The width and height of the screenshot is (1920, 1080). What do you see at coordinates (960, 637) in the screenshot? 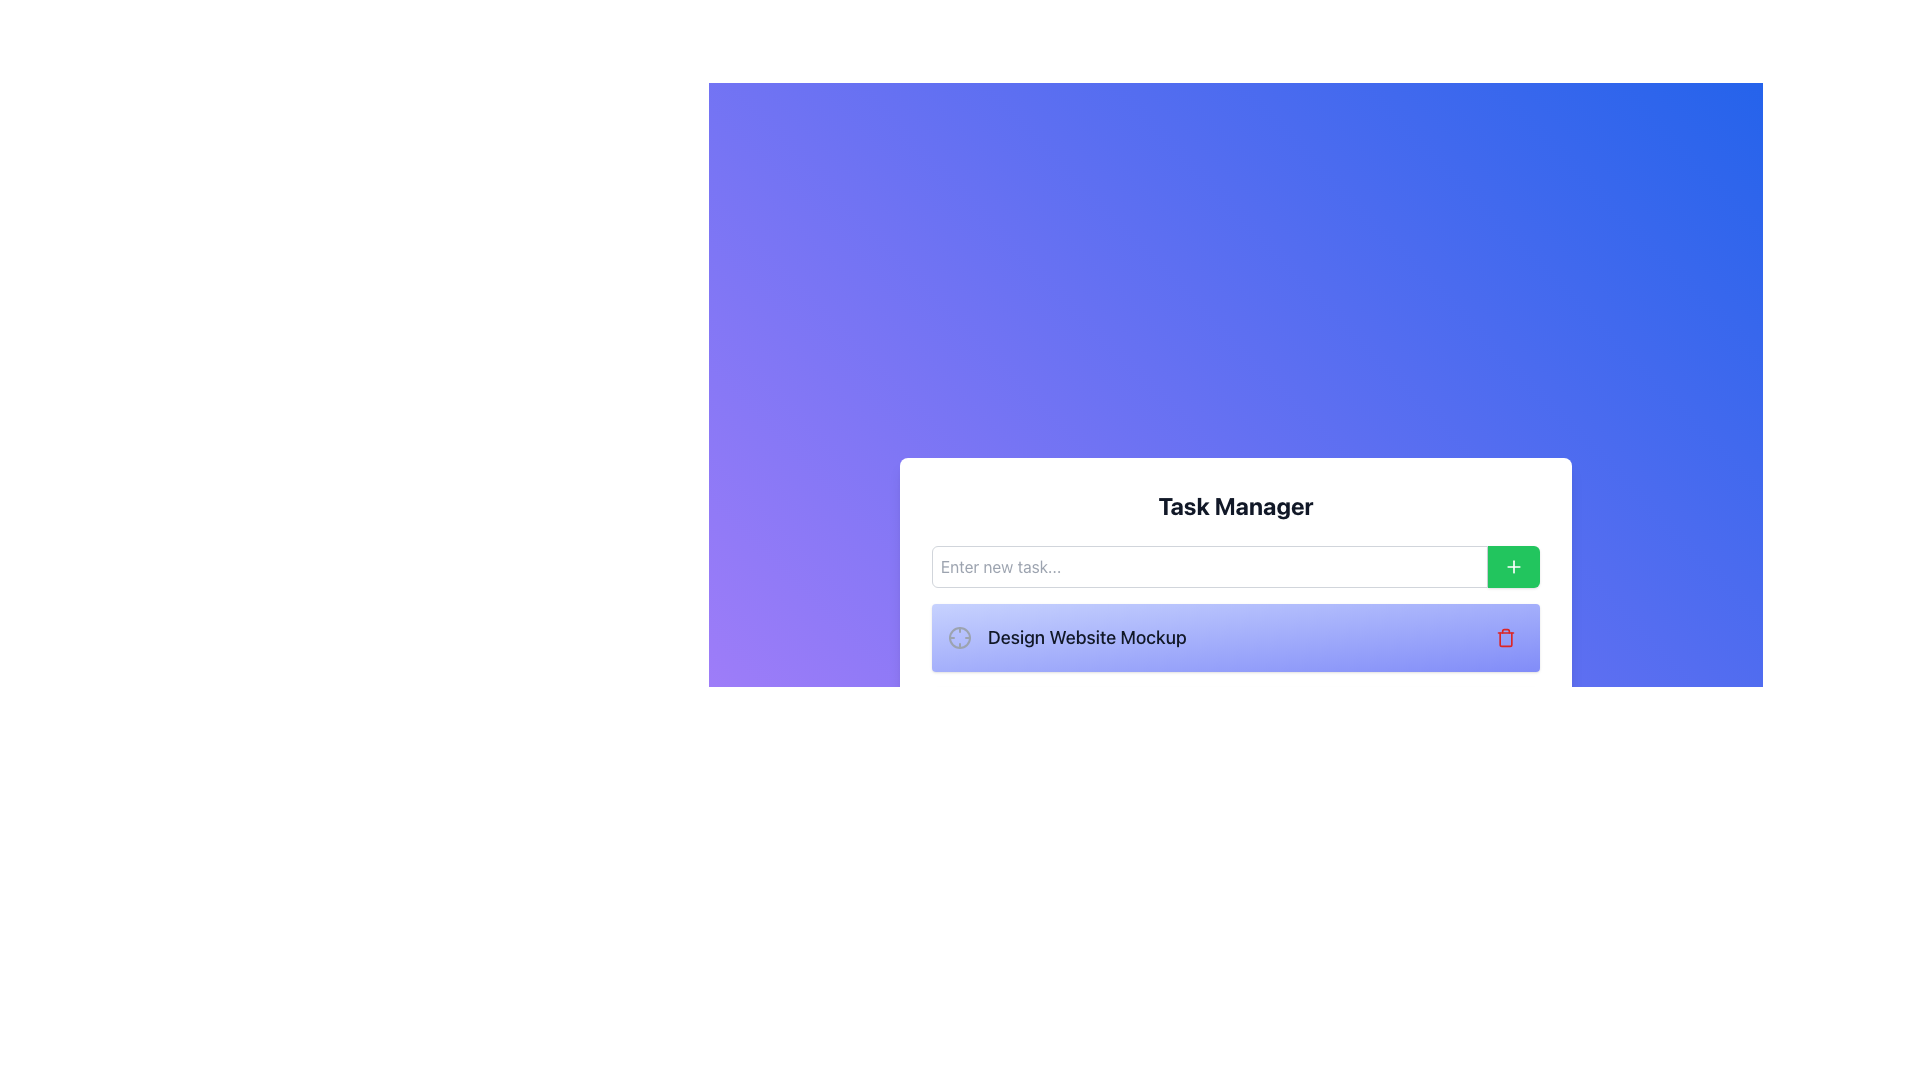
I see `the circular crosshair icon styled in gray, located to the left of the text 'Design Website Mockup' within the task entry` at bounding box center [960, 637].